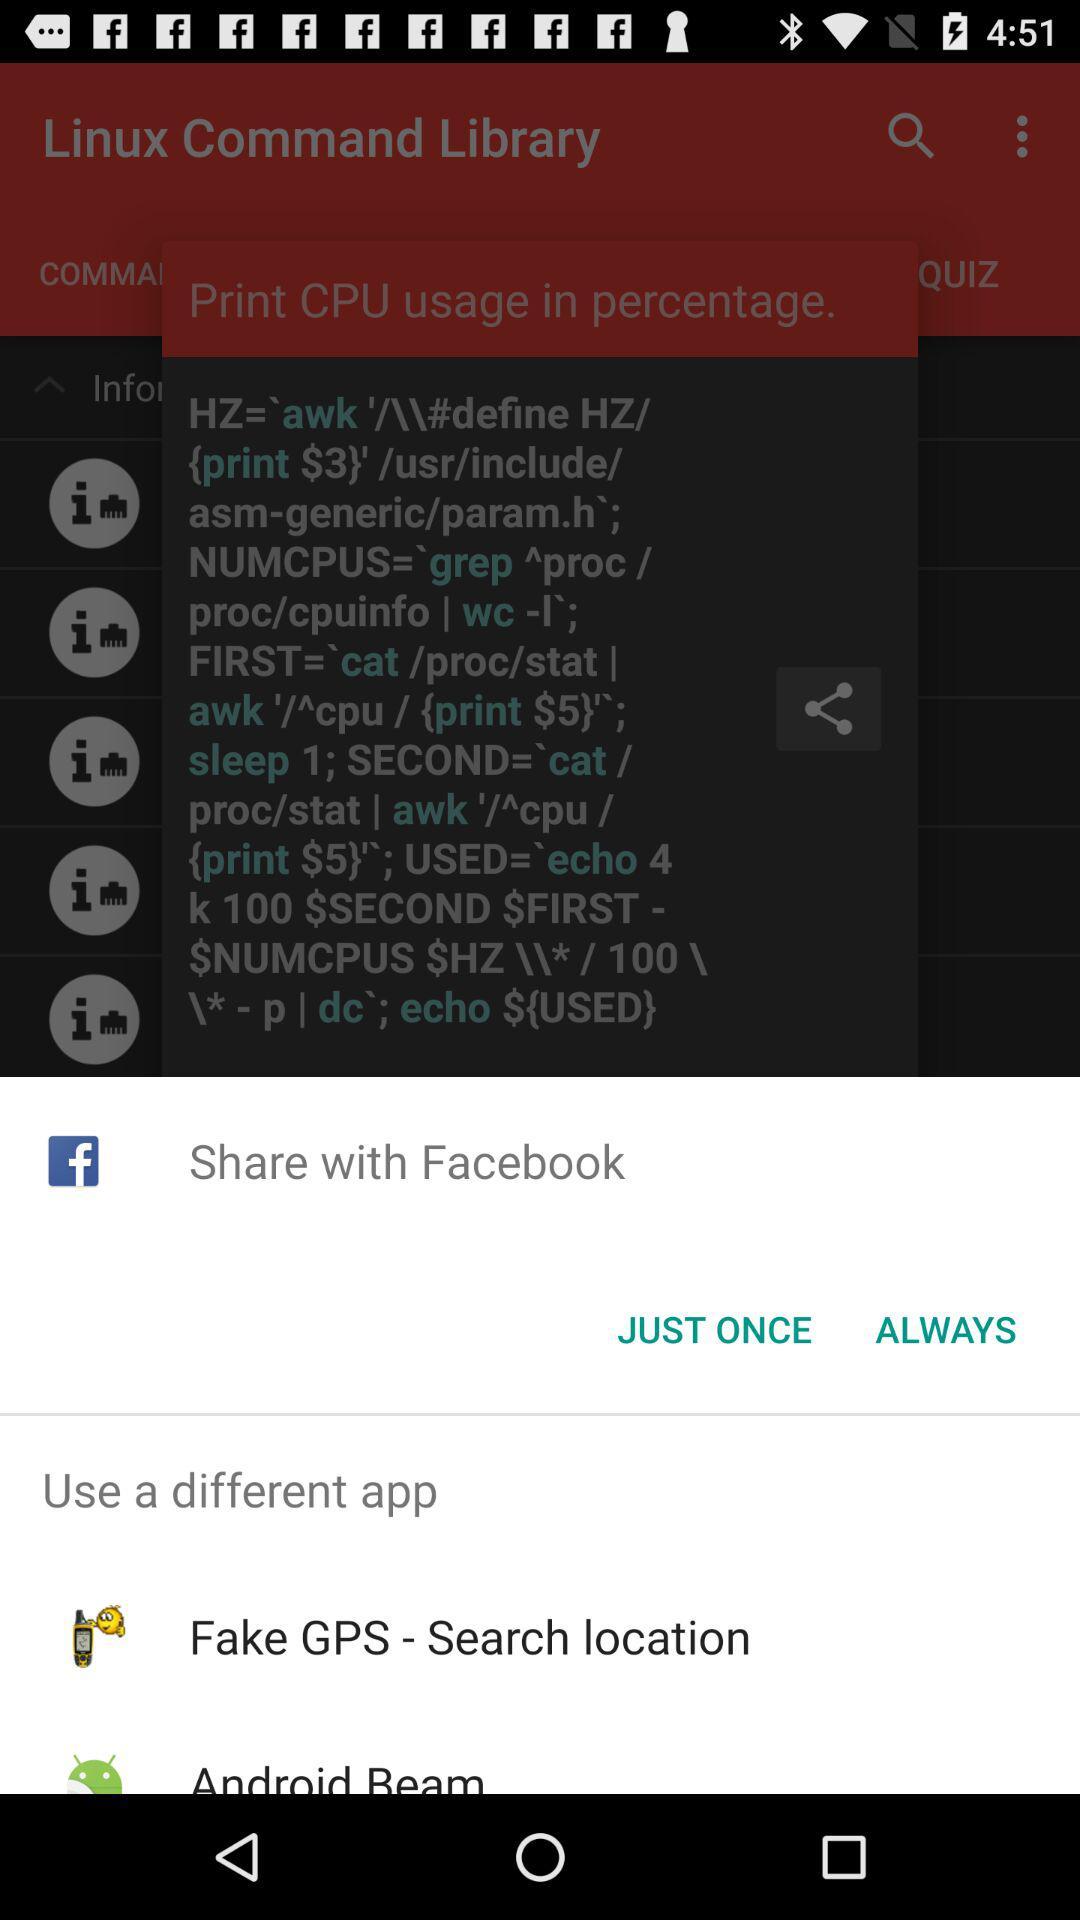 The image size is (1080, 1920). I want to click on the fake gps search item, so click(470, 1636).